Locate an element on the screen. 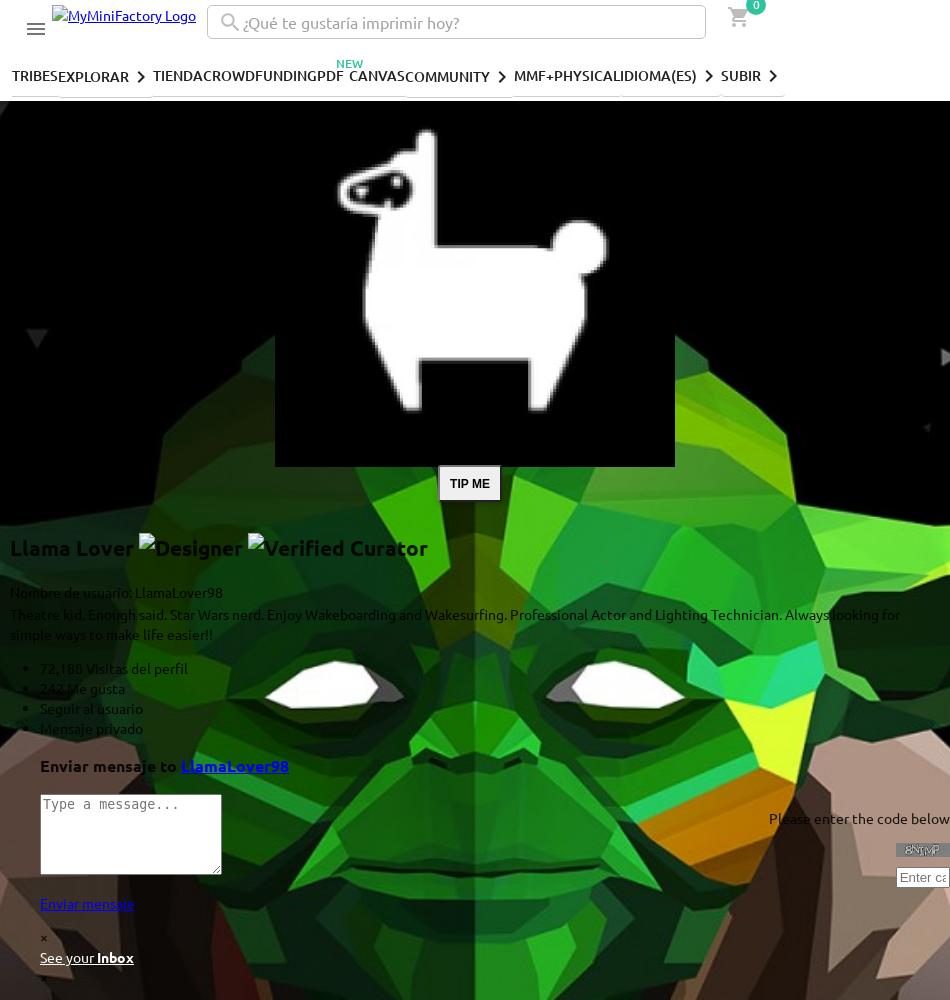  'Me gusta' is located at coordinates (94, 687).